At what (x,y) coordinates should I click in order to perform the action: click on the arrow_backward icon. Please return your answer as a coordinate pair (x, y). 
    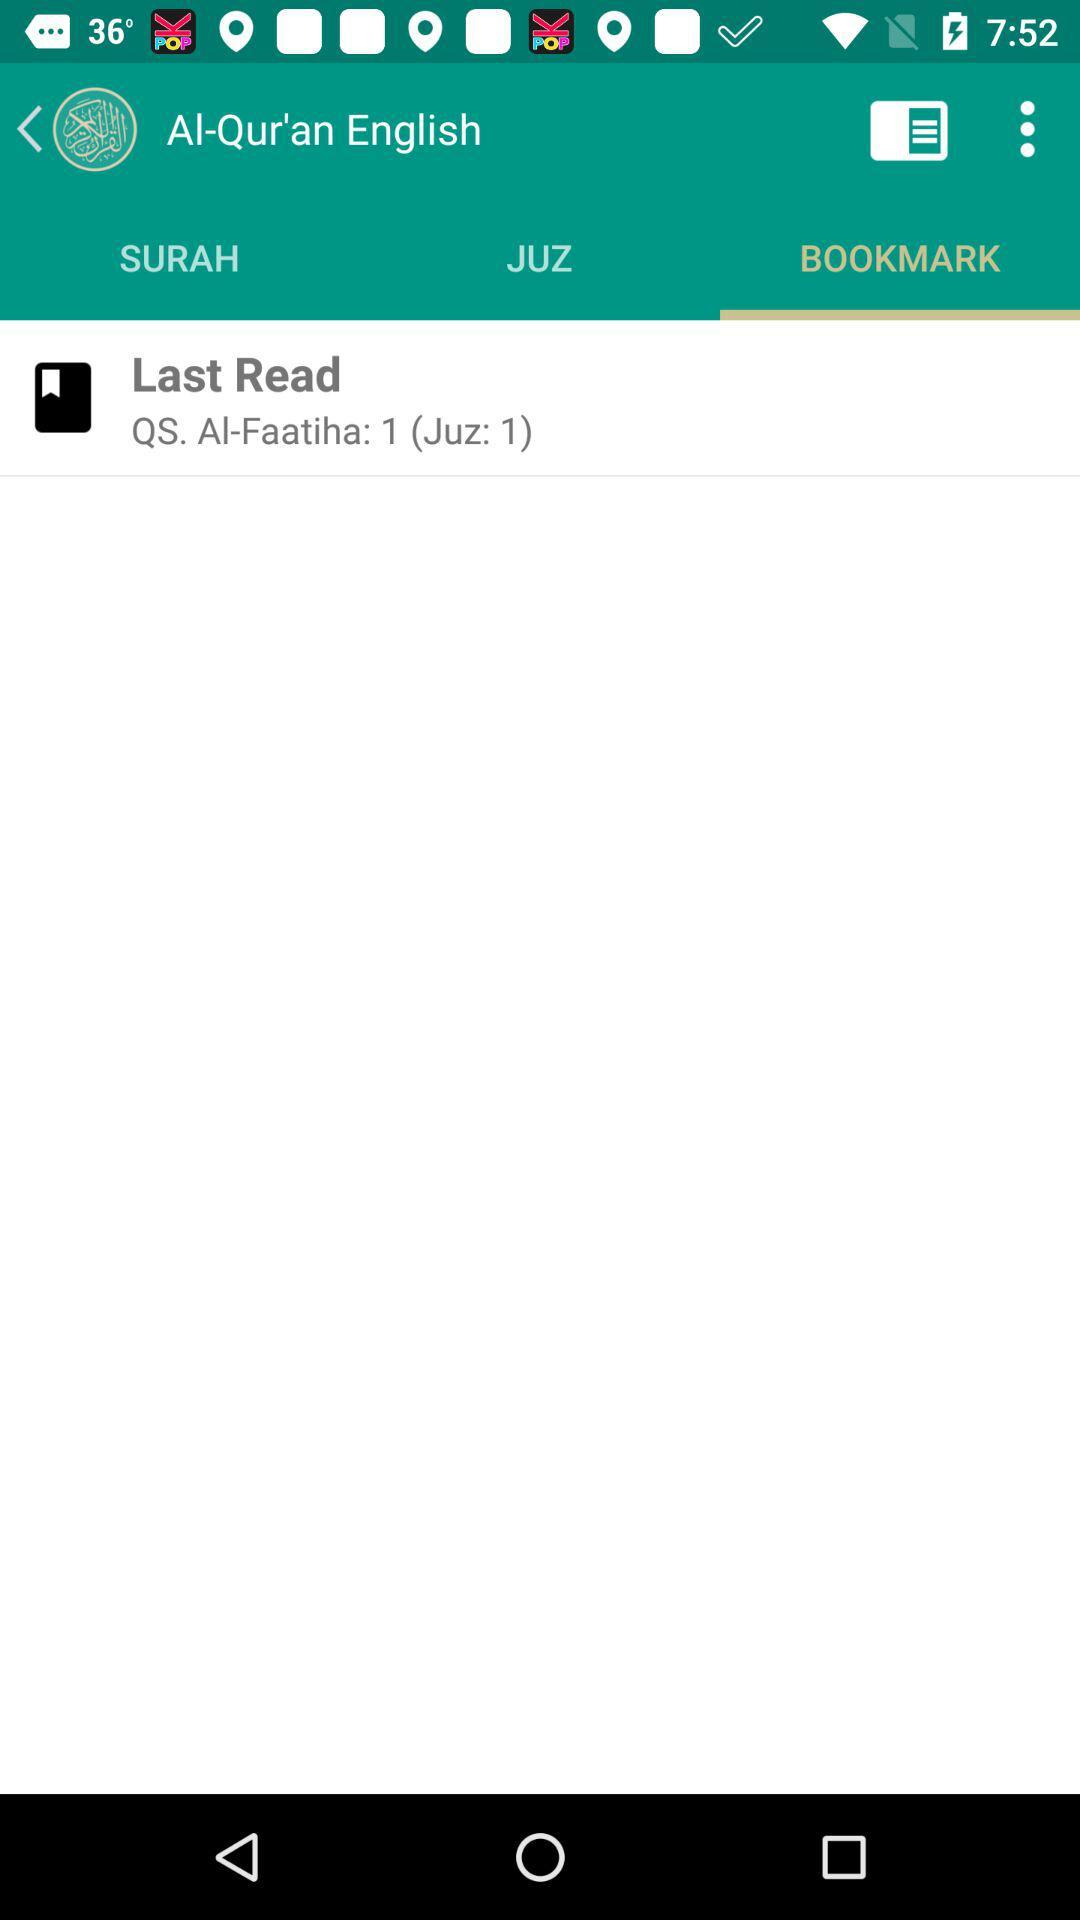
    Looking at the image, I should click on (75, 127).